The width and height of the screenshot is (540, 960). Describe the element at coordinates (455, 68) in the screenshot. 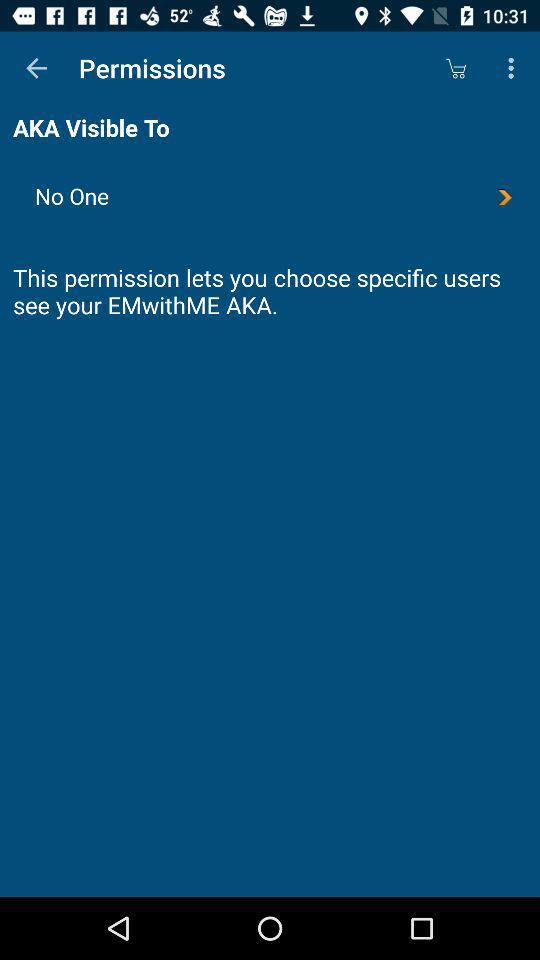

I see `app to the right of the permissions item` at that location.